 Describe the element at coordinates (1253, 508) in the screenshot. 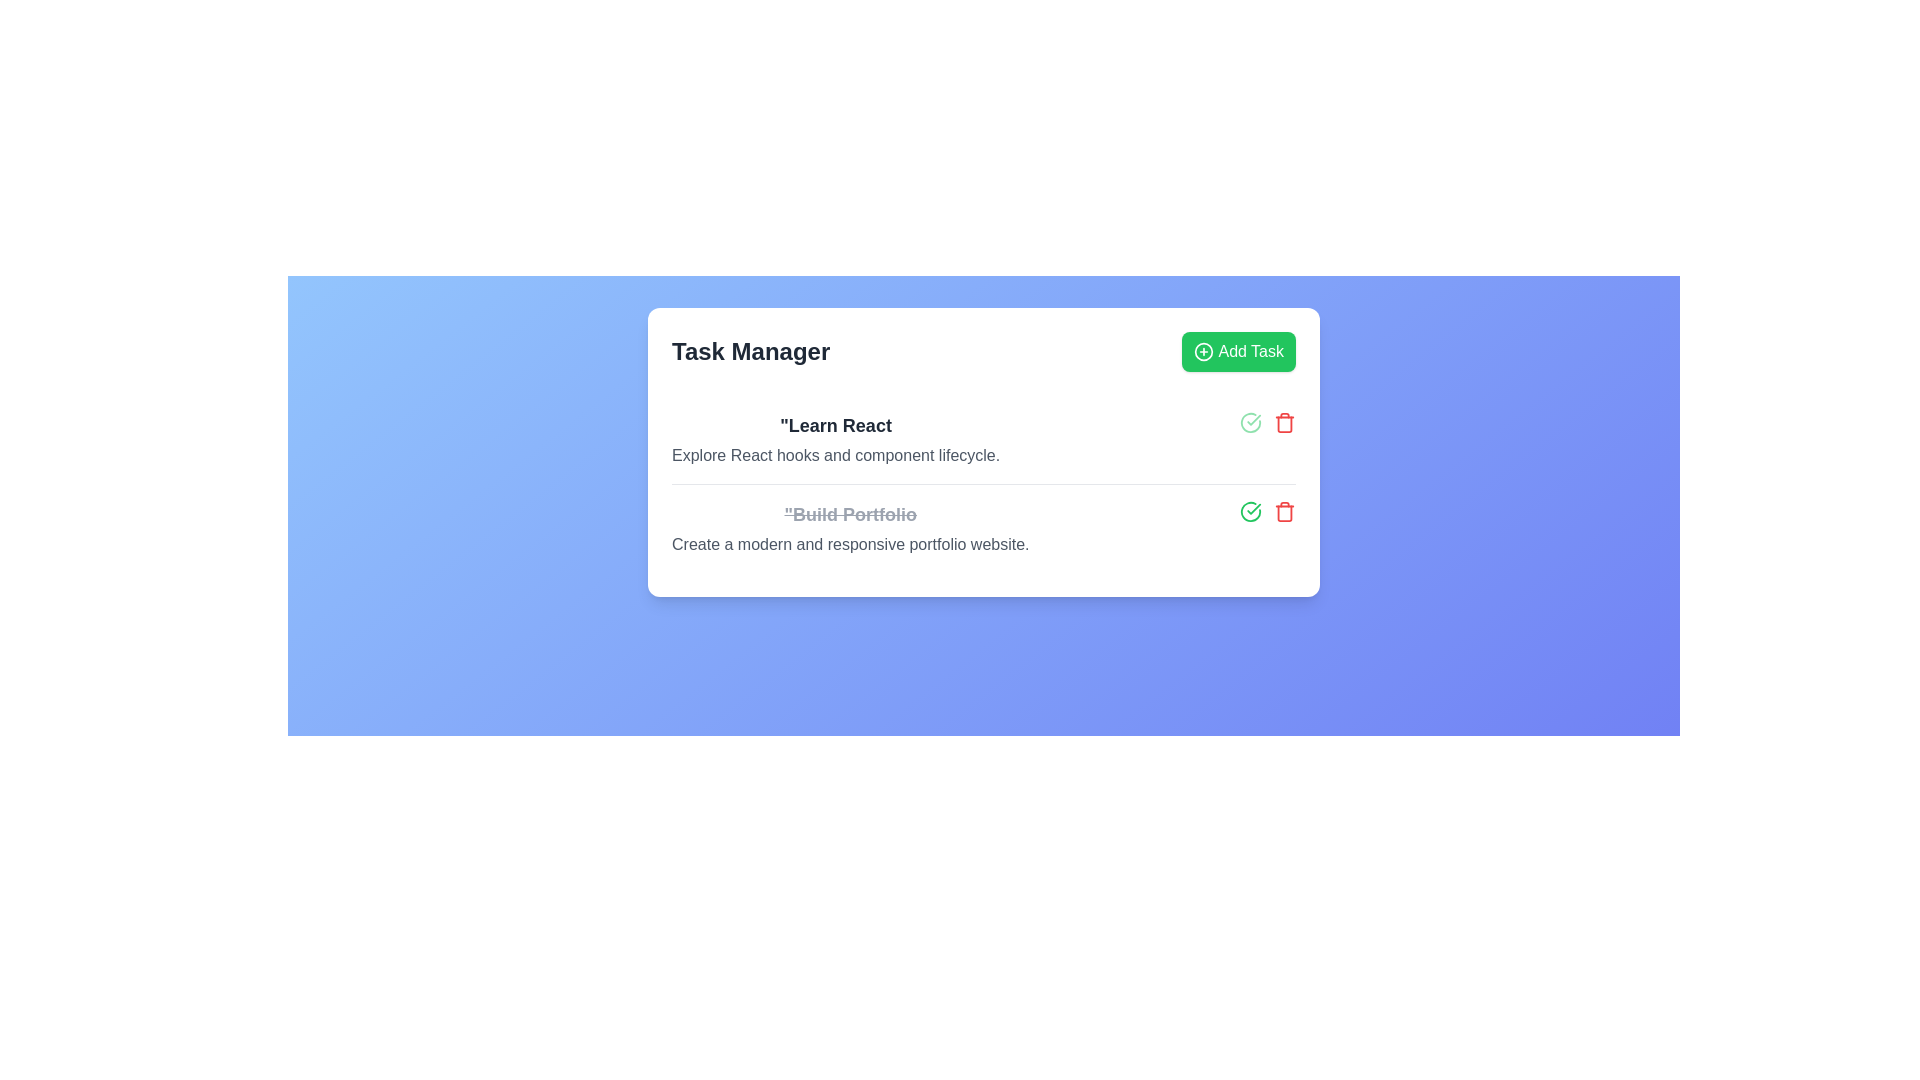

I see `the task completion indicator icon within the 'Learn React' task card, which visually represents that the associated task has been marked as completed` at that location.